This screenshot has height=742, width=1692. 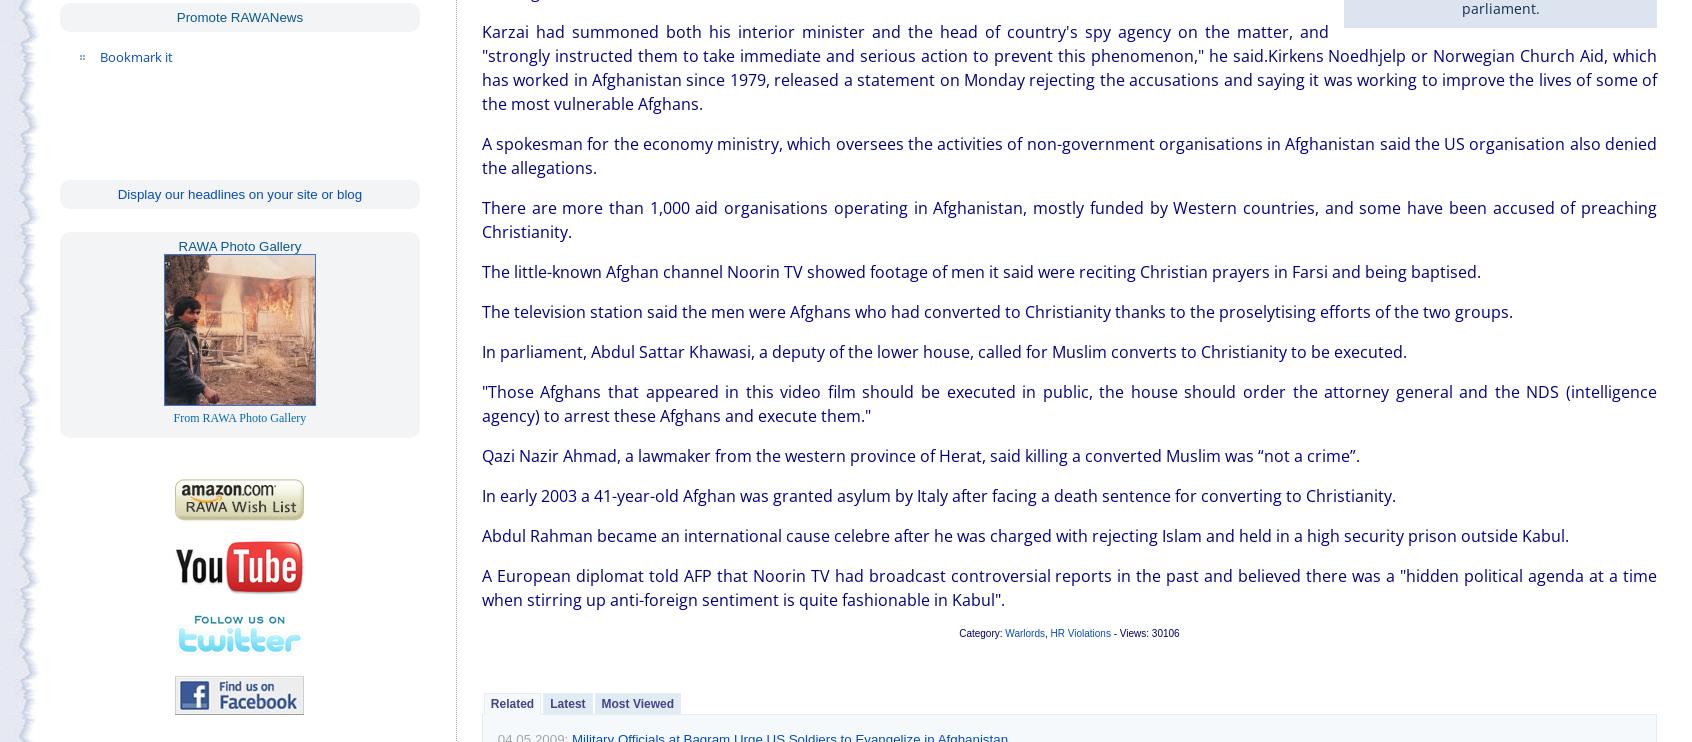 I want to click on 'Most Viewed', so click(x=637, y=701).